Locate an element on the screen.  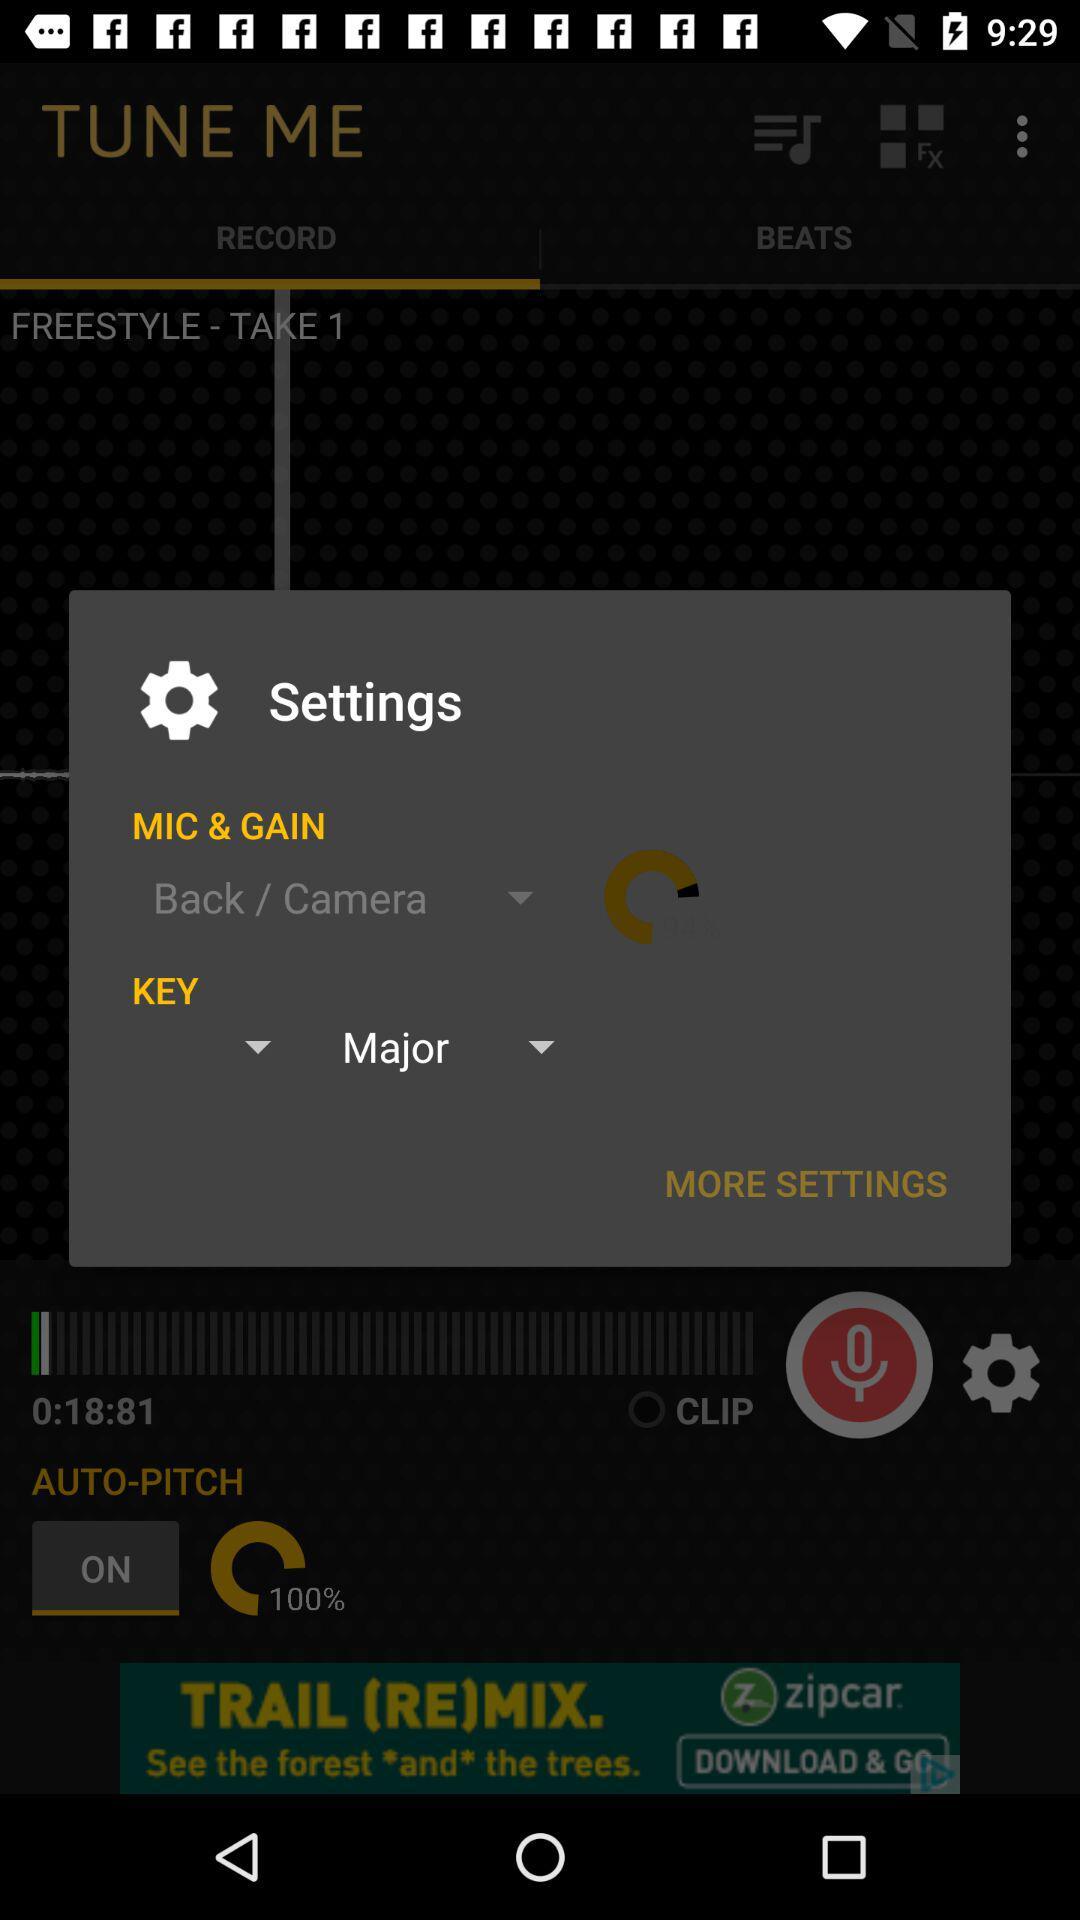
the icon above the beats app is located at coordinates (911, 135).